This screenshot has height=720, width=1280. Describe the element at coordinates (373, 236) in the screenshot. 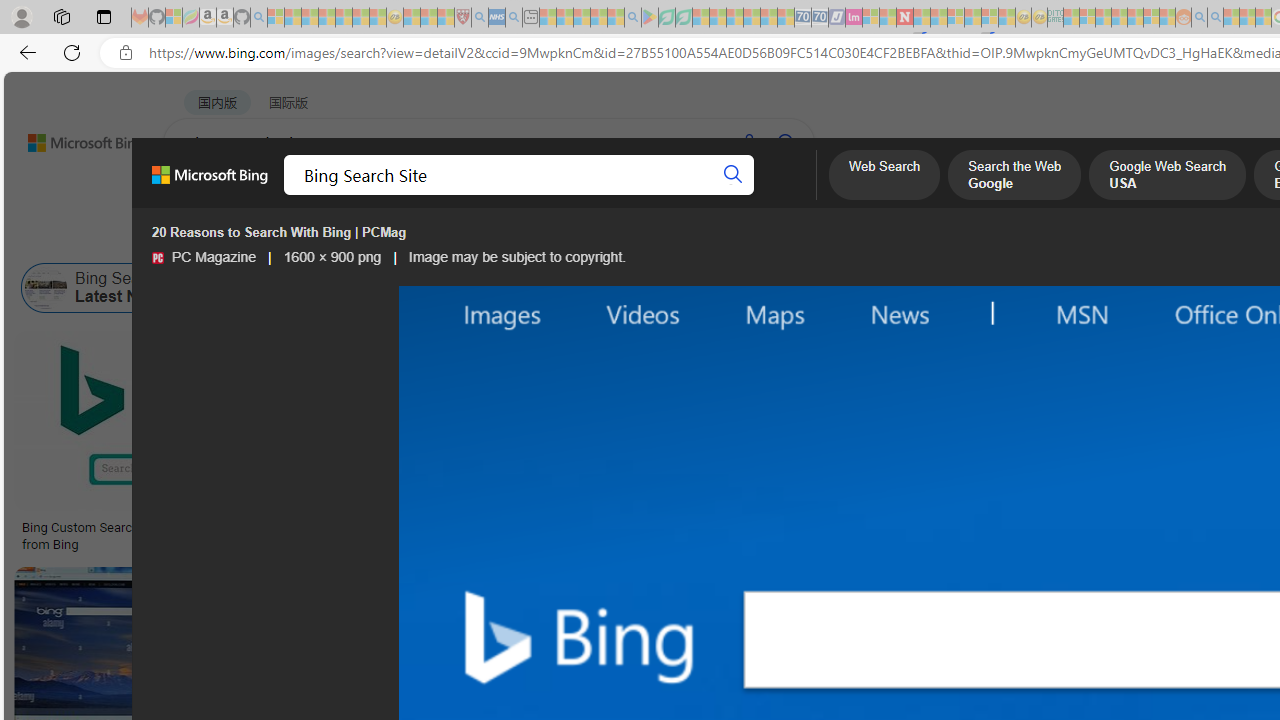

I see `'Type'` at that location.